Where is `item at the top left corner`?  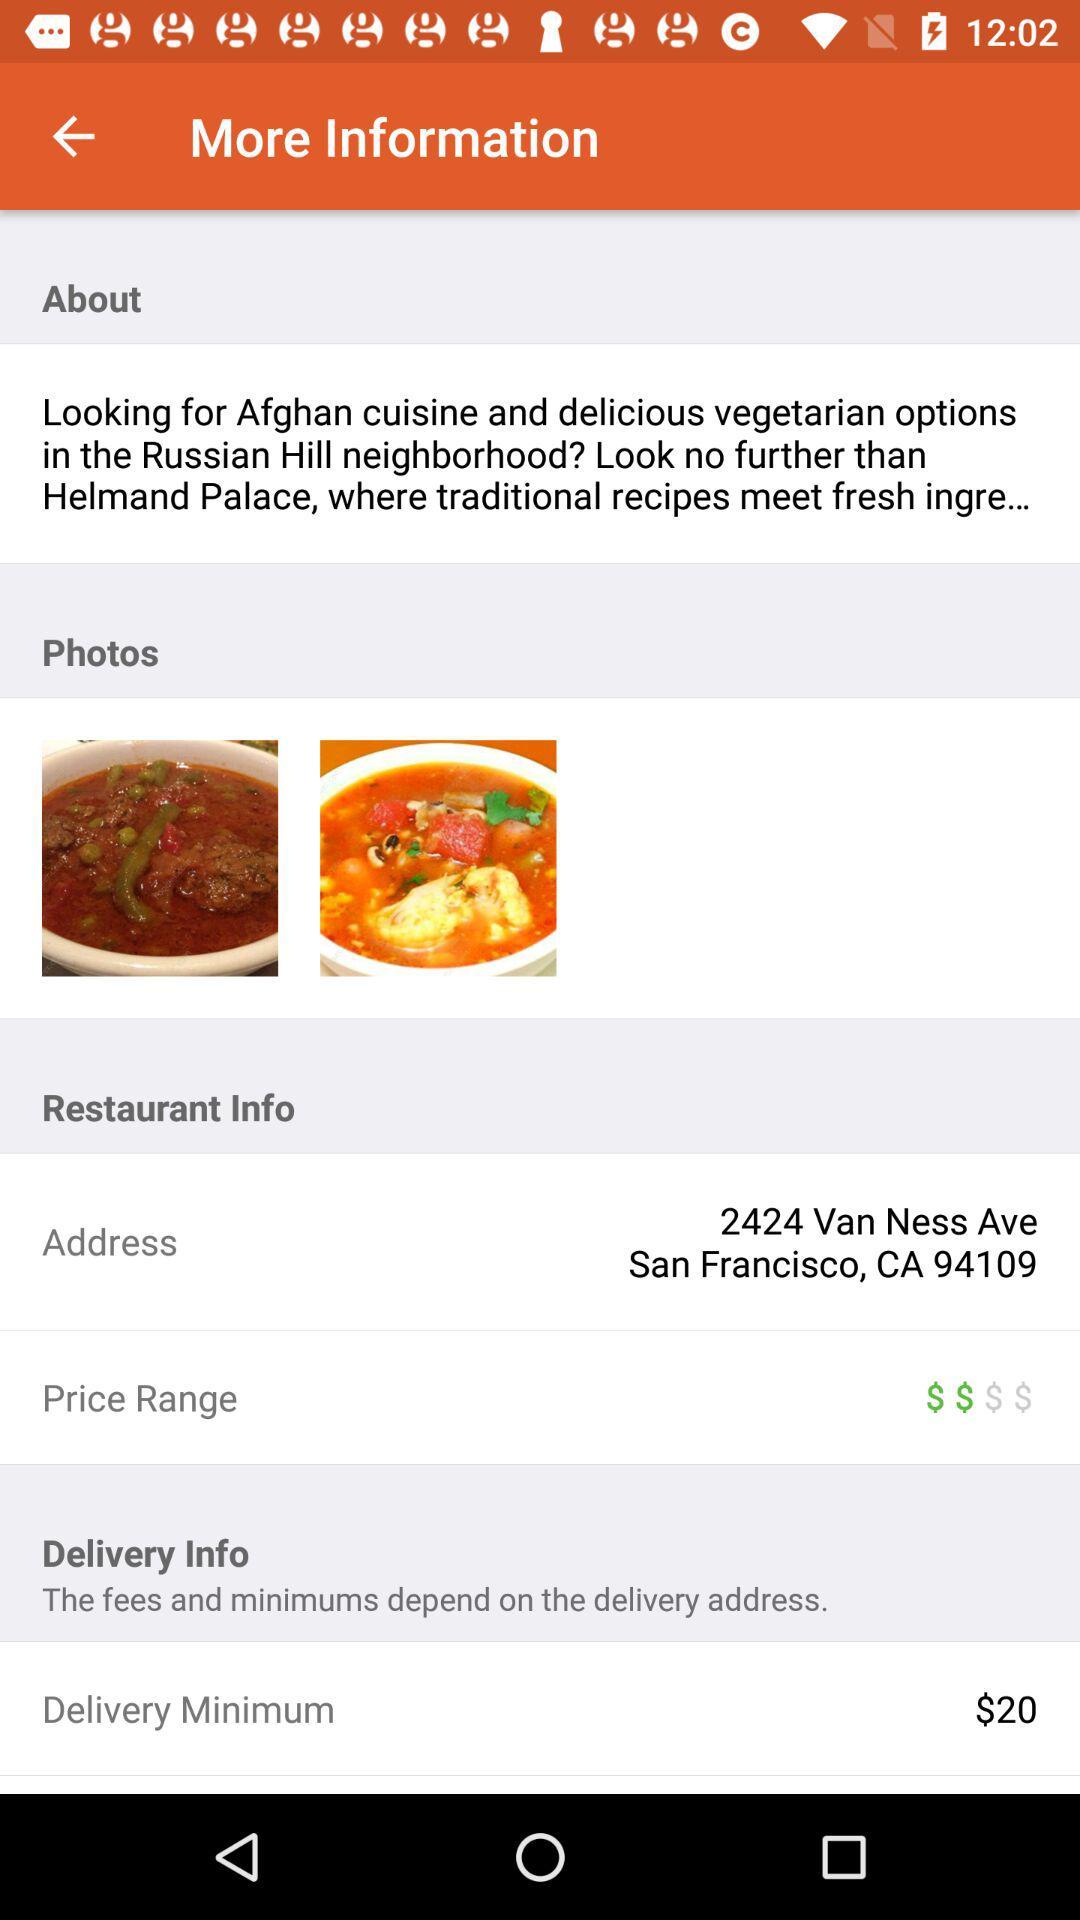
item at the top left corner is located at coordinates (72, 135).